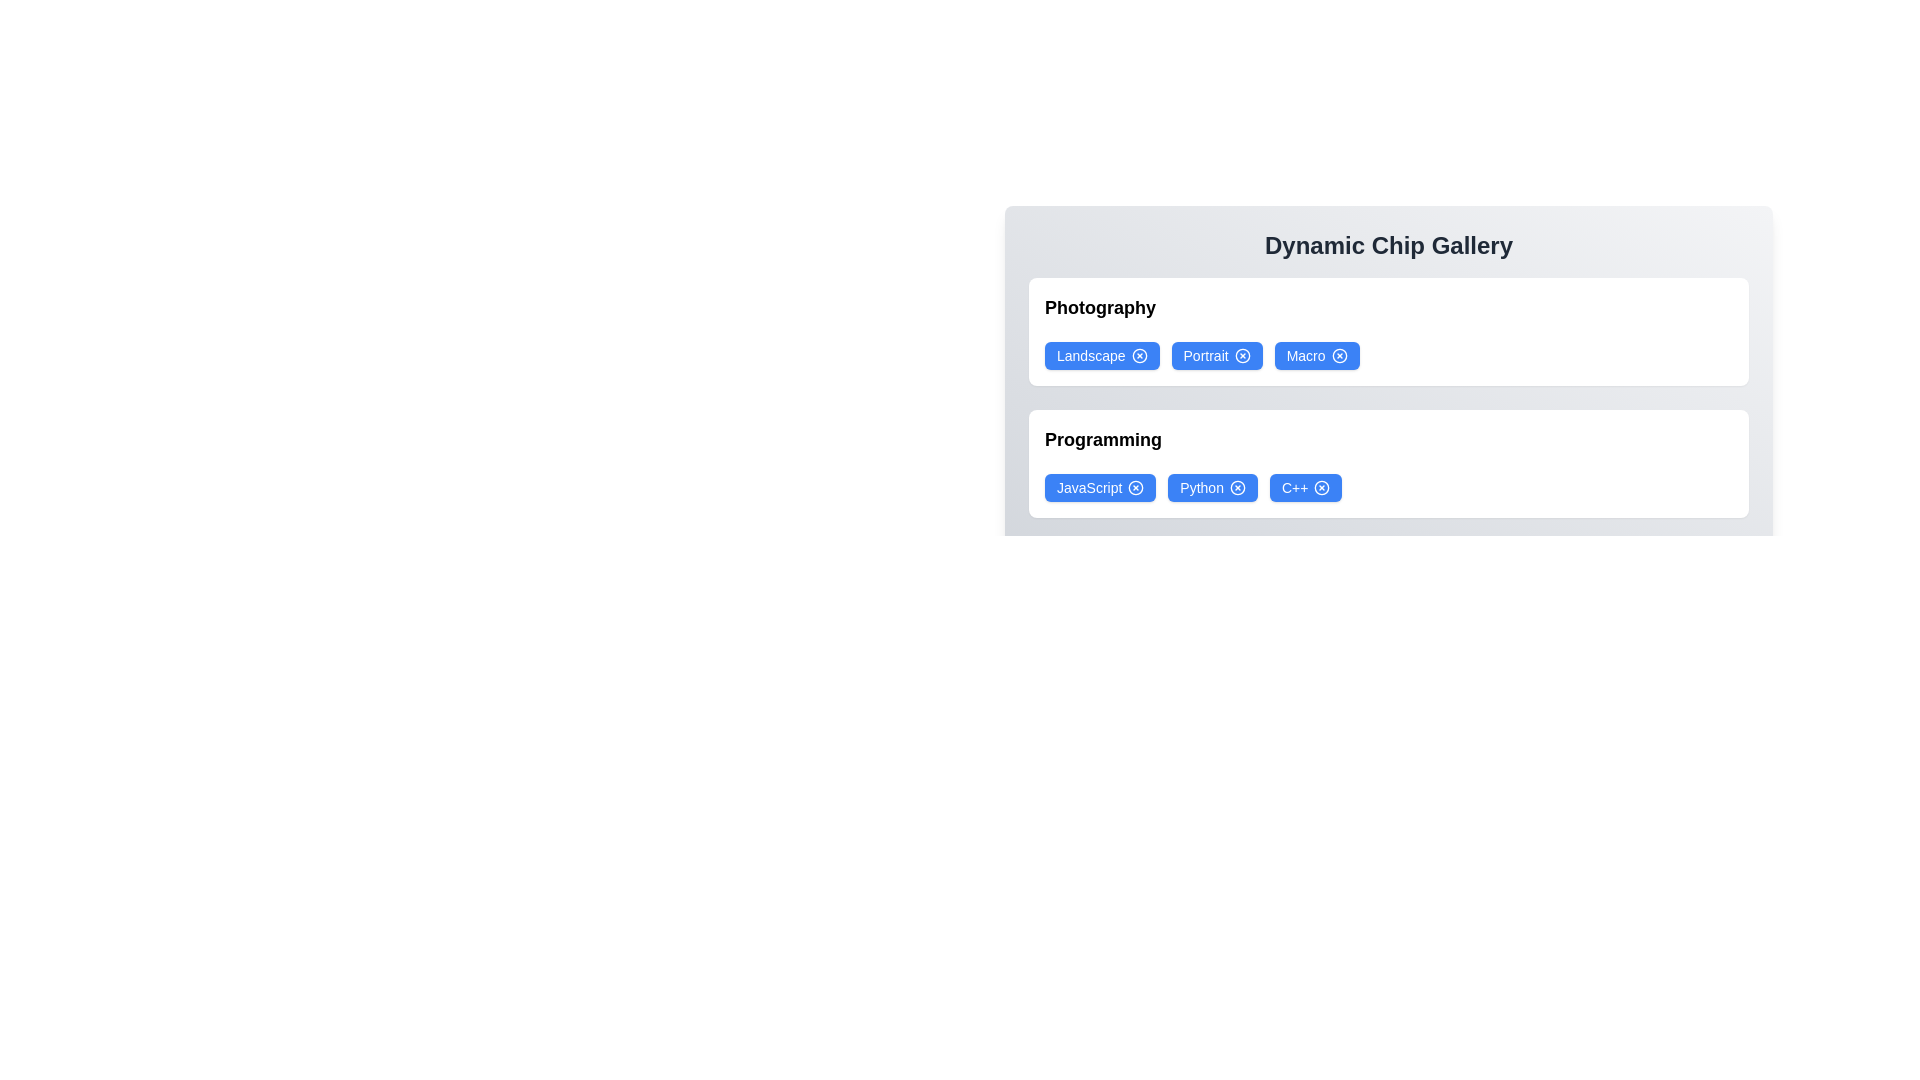 This screenshot has height=1080, width=1920. What do you see at coordinates (1305, 488) in the screenshot?
I see `the chip labeled C++ to select it` at bounding box center [1305, 488].